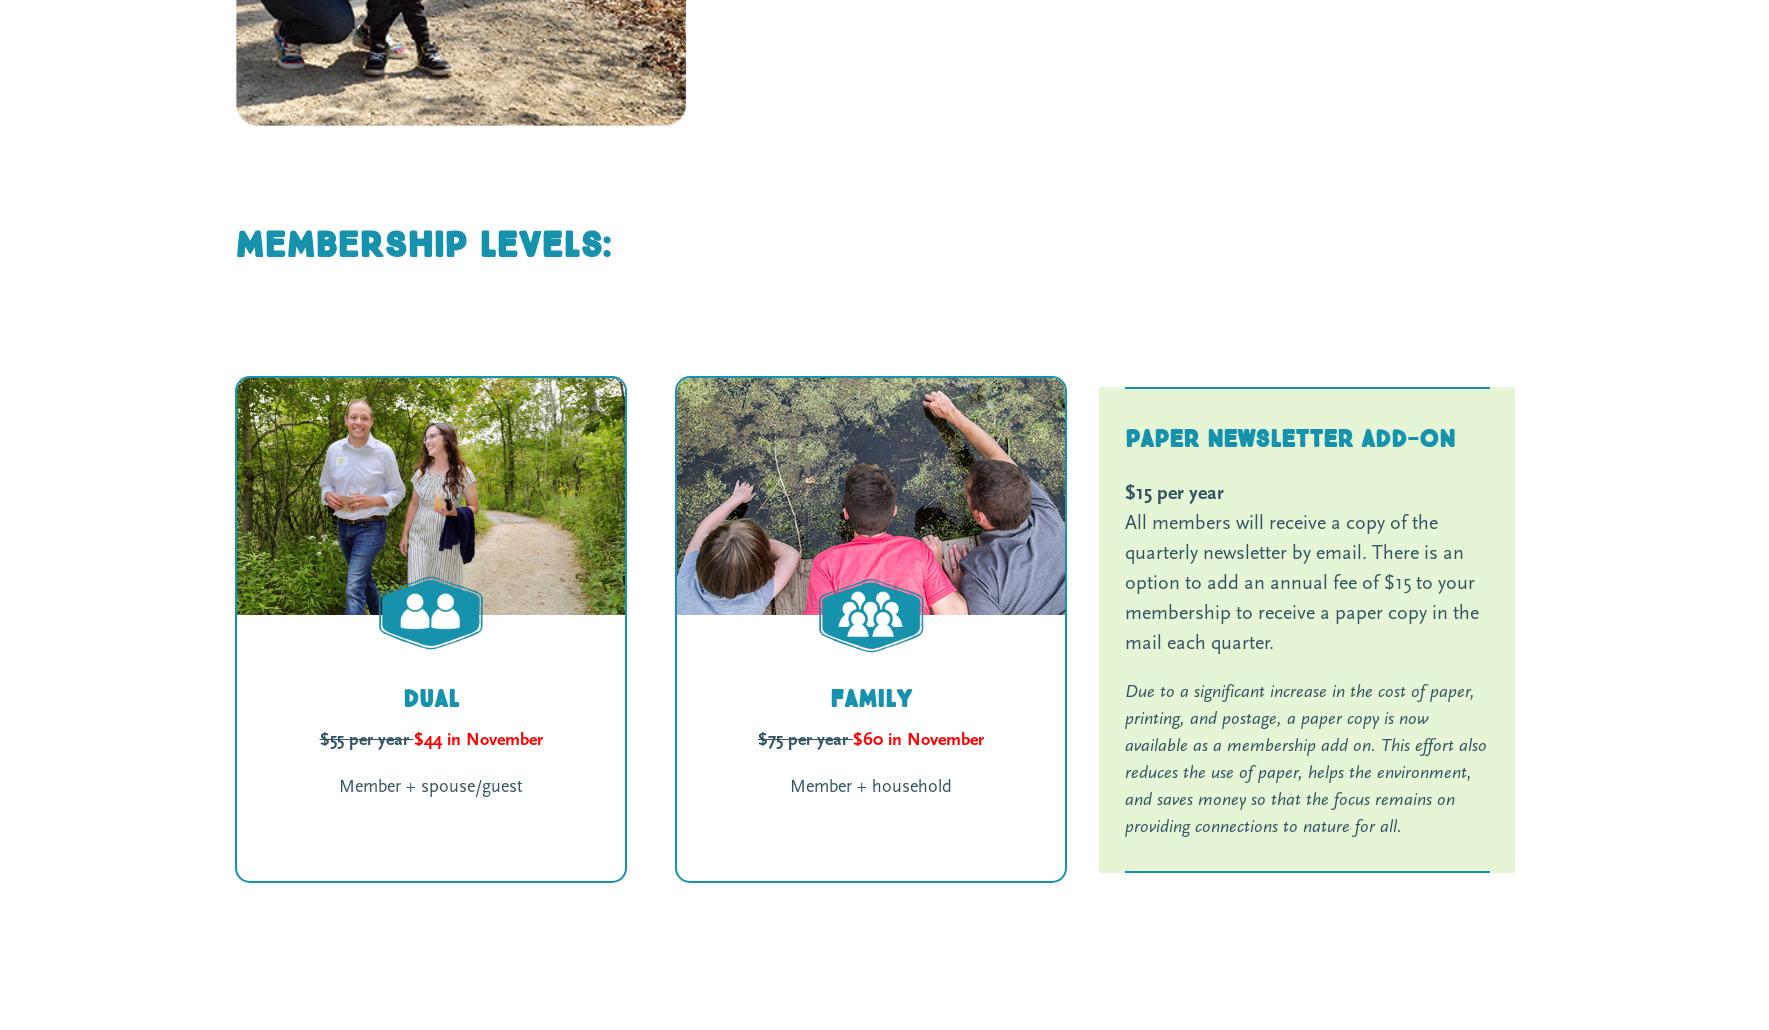 This screenshot has width=1769, height=1030. I want to click on 'Due to a significant increase in the cost of paper, printing, and postage, a paper copy is now available as a membership add on. This effort also reduces the use of paper, helps the environment, and saves money so that the focus remains on providing connections to nature for all.', so click(1304, 759).